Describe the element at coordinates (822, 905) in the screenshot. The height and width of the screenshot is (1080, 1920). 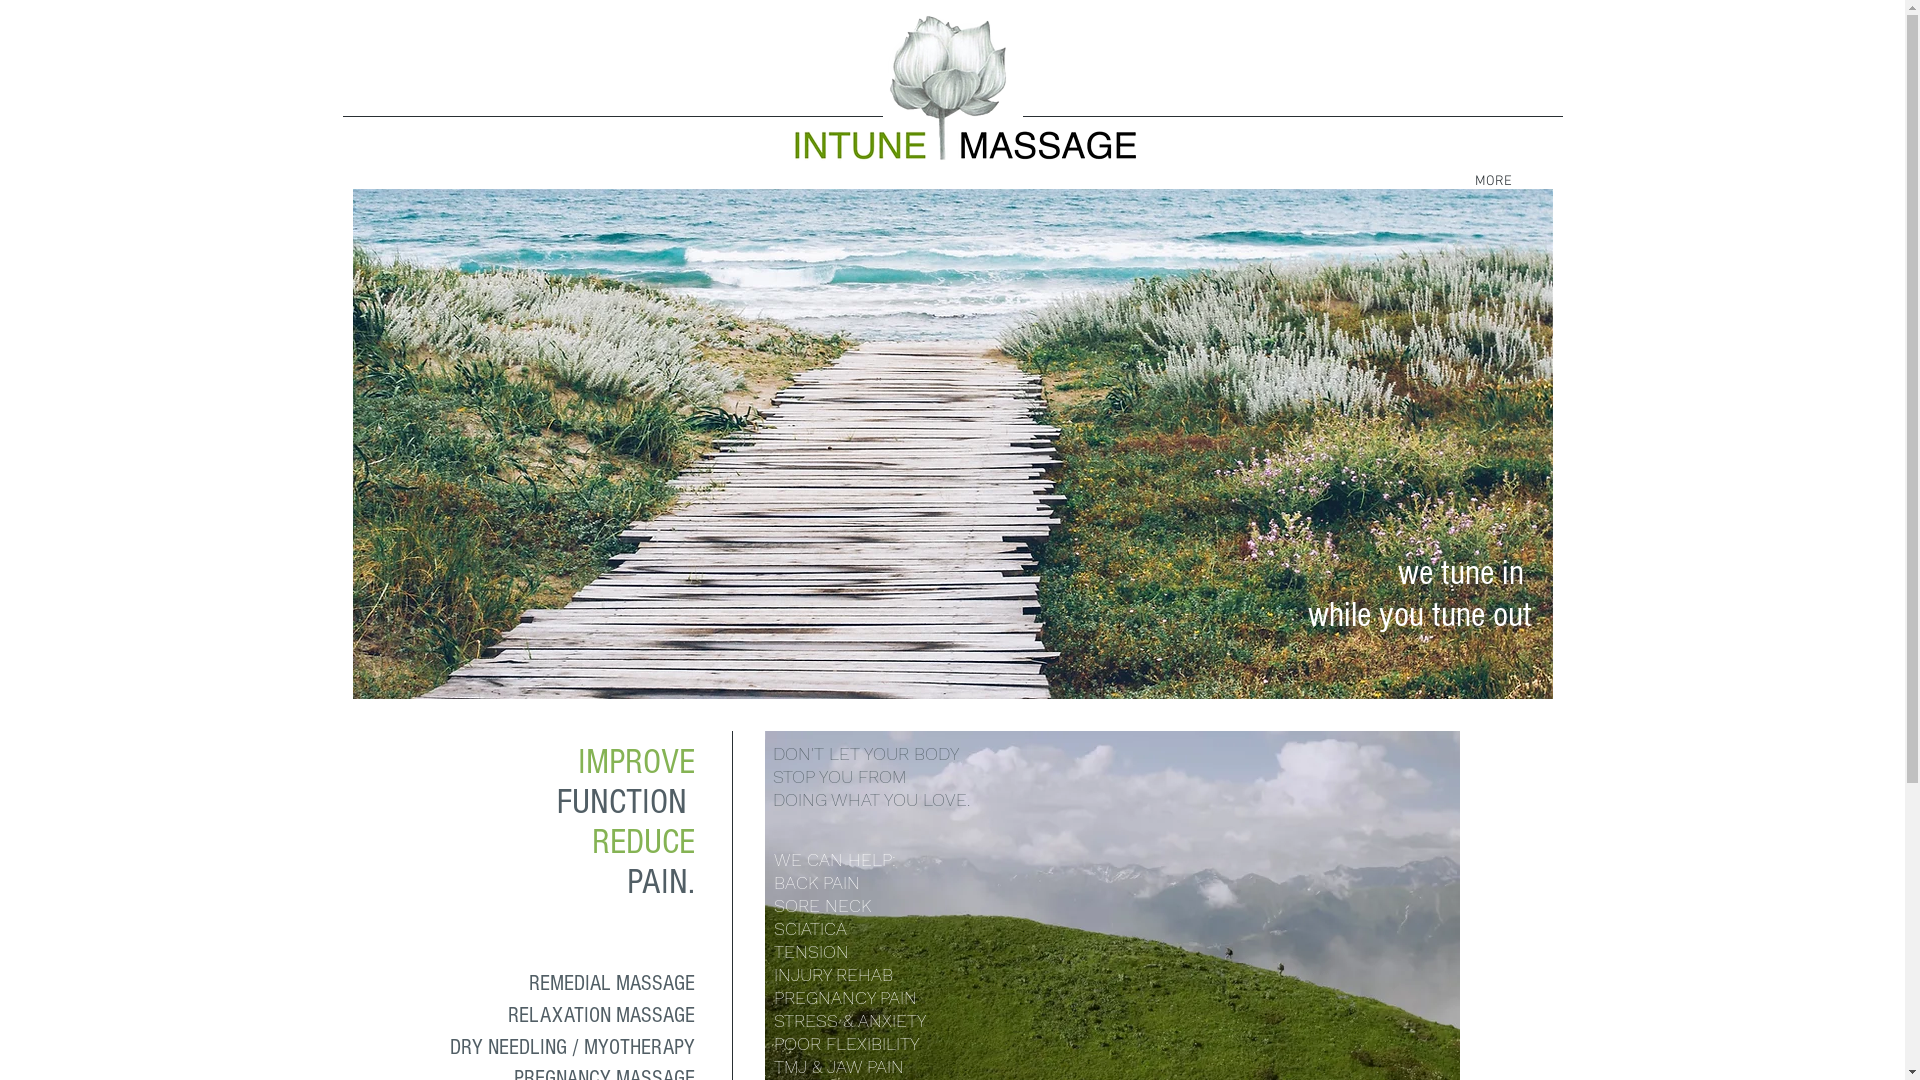
I see `'SORE NECK'` at that location.